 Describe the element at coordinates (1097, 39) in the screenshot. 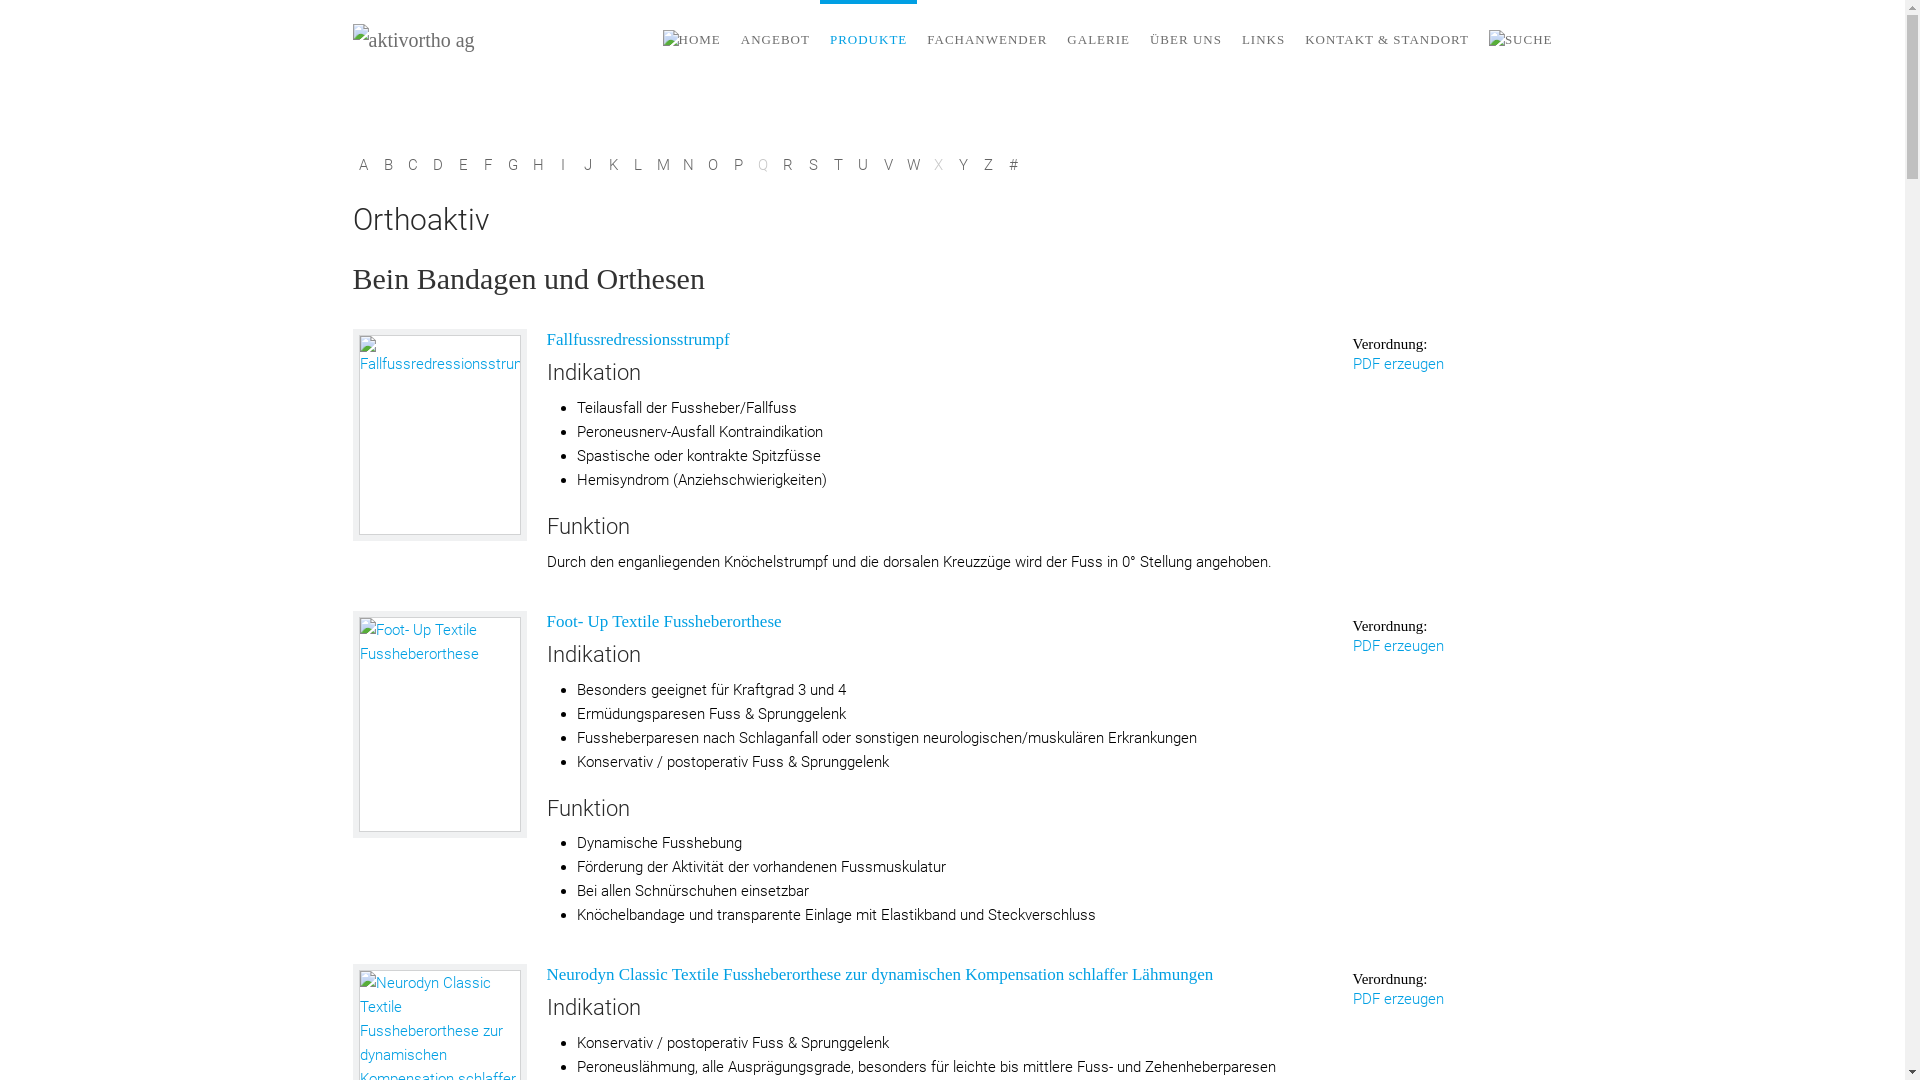

I see `'GALERIE'` at that location.